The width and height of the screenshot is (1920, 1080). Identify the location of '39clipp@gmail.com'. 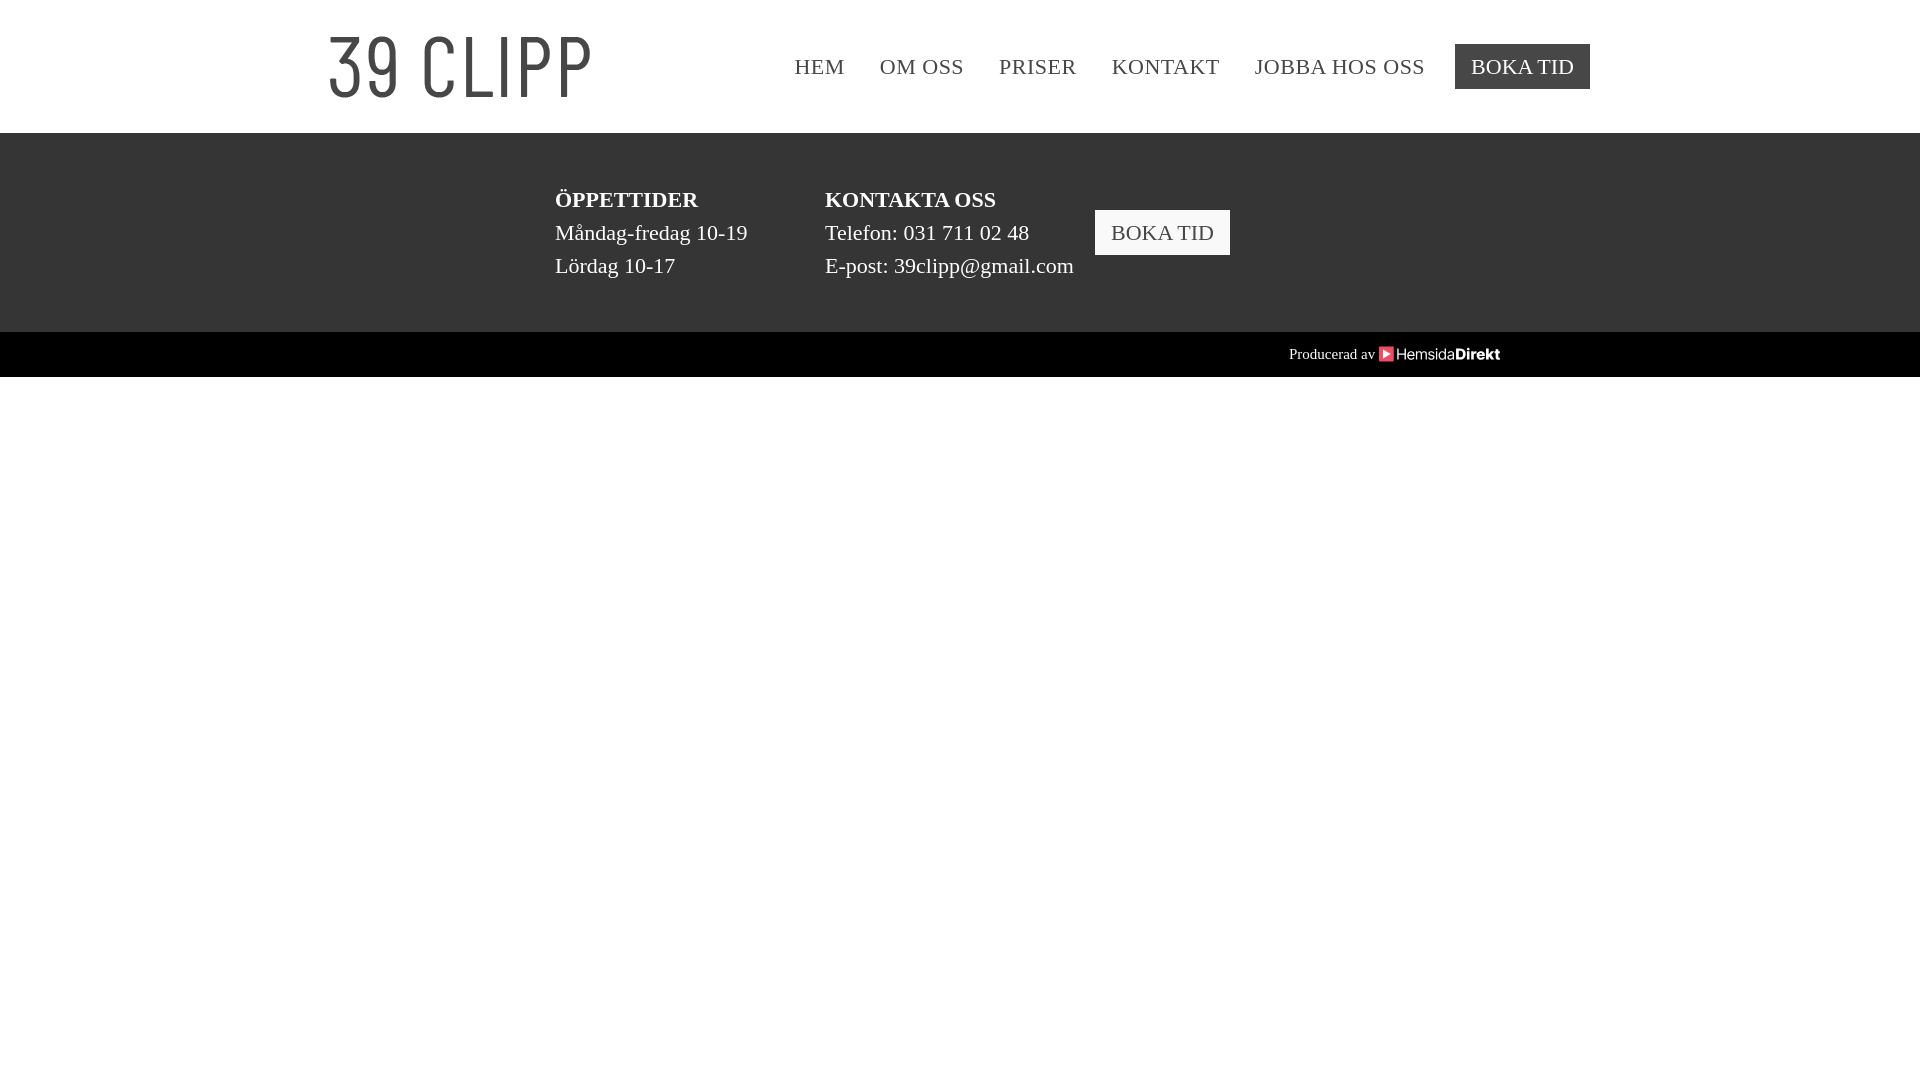
(892, 264).